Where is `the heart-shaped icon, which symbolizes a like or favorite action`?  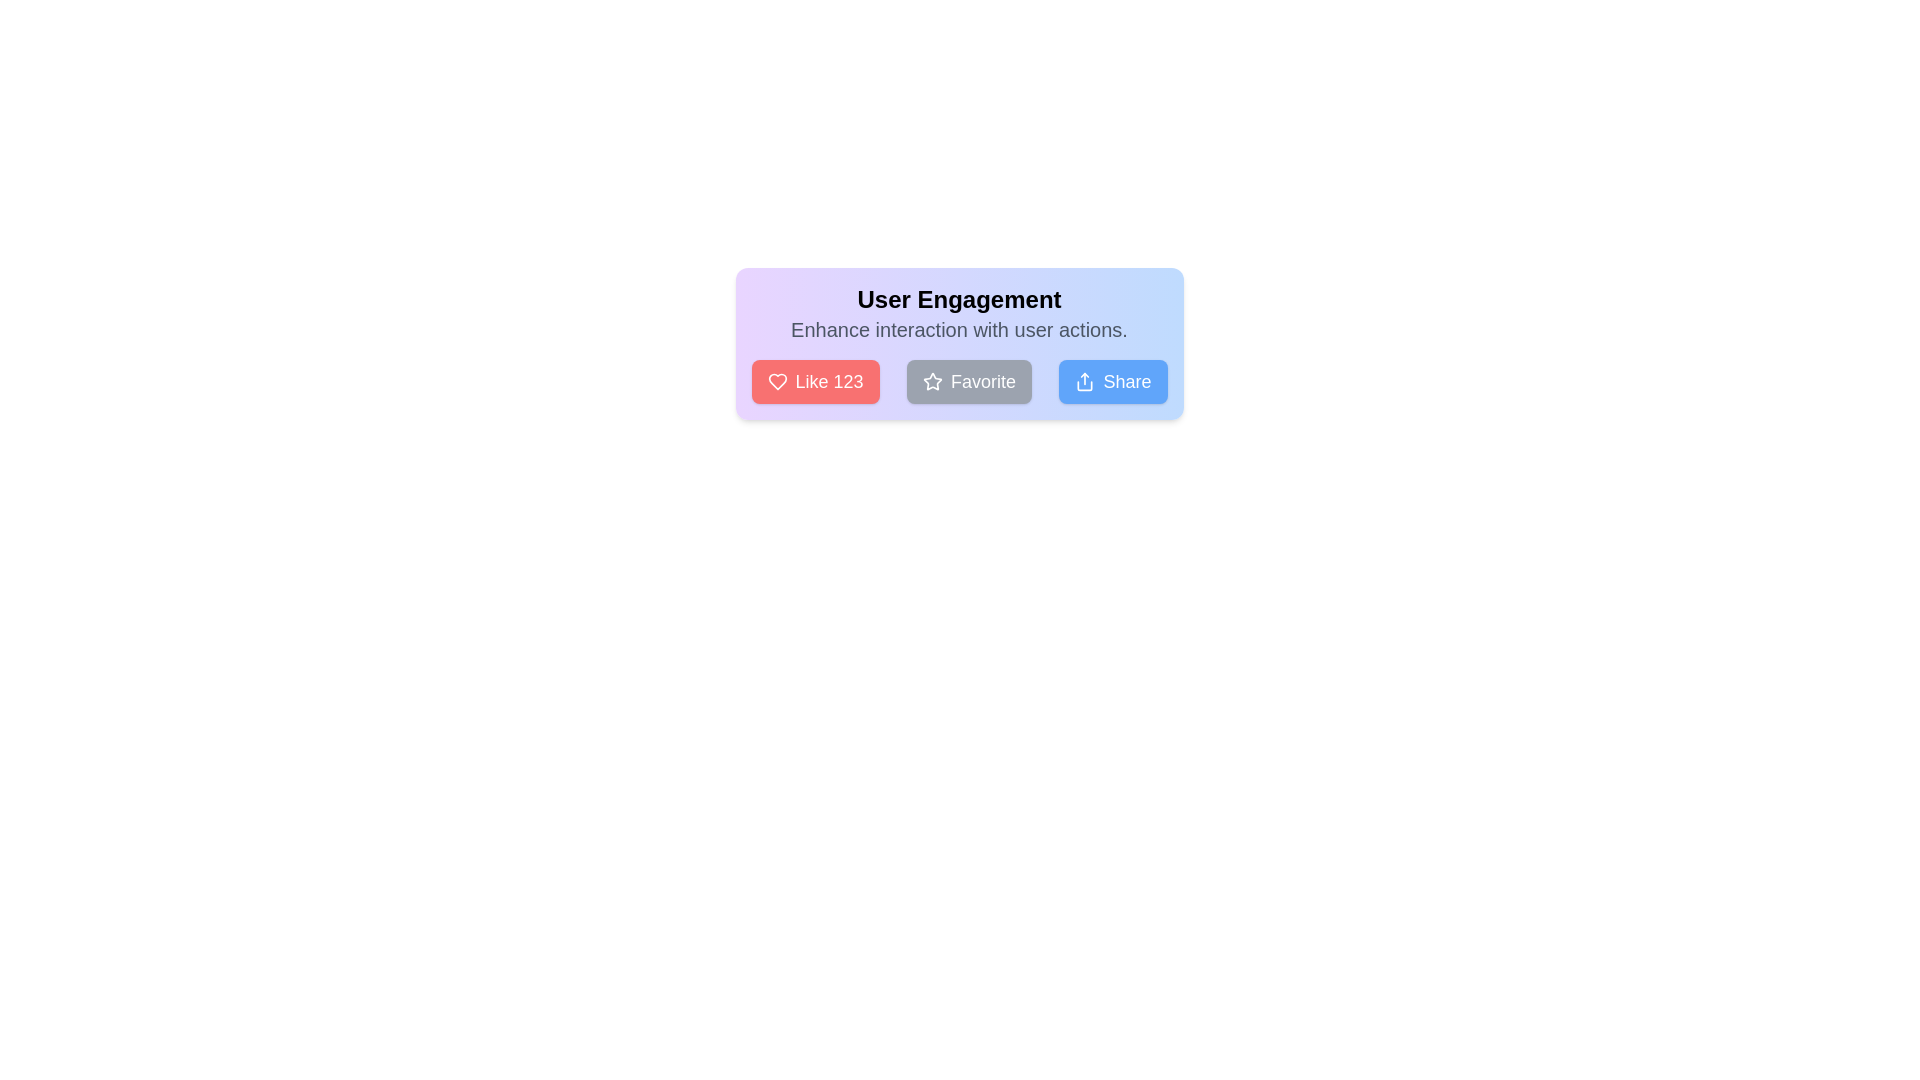
the heart-shaped icon, which symbolizes a like or favorite action is located at coordinates (776, 381).